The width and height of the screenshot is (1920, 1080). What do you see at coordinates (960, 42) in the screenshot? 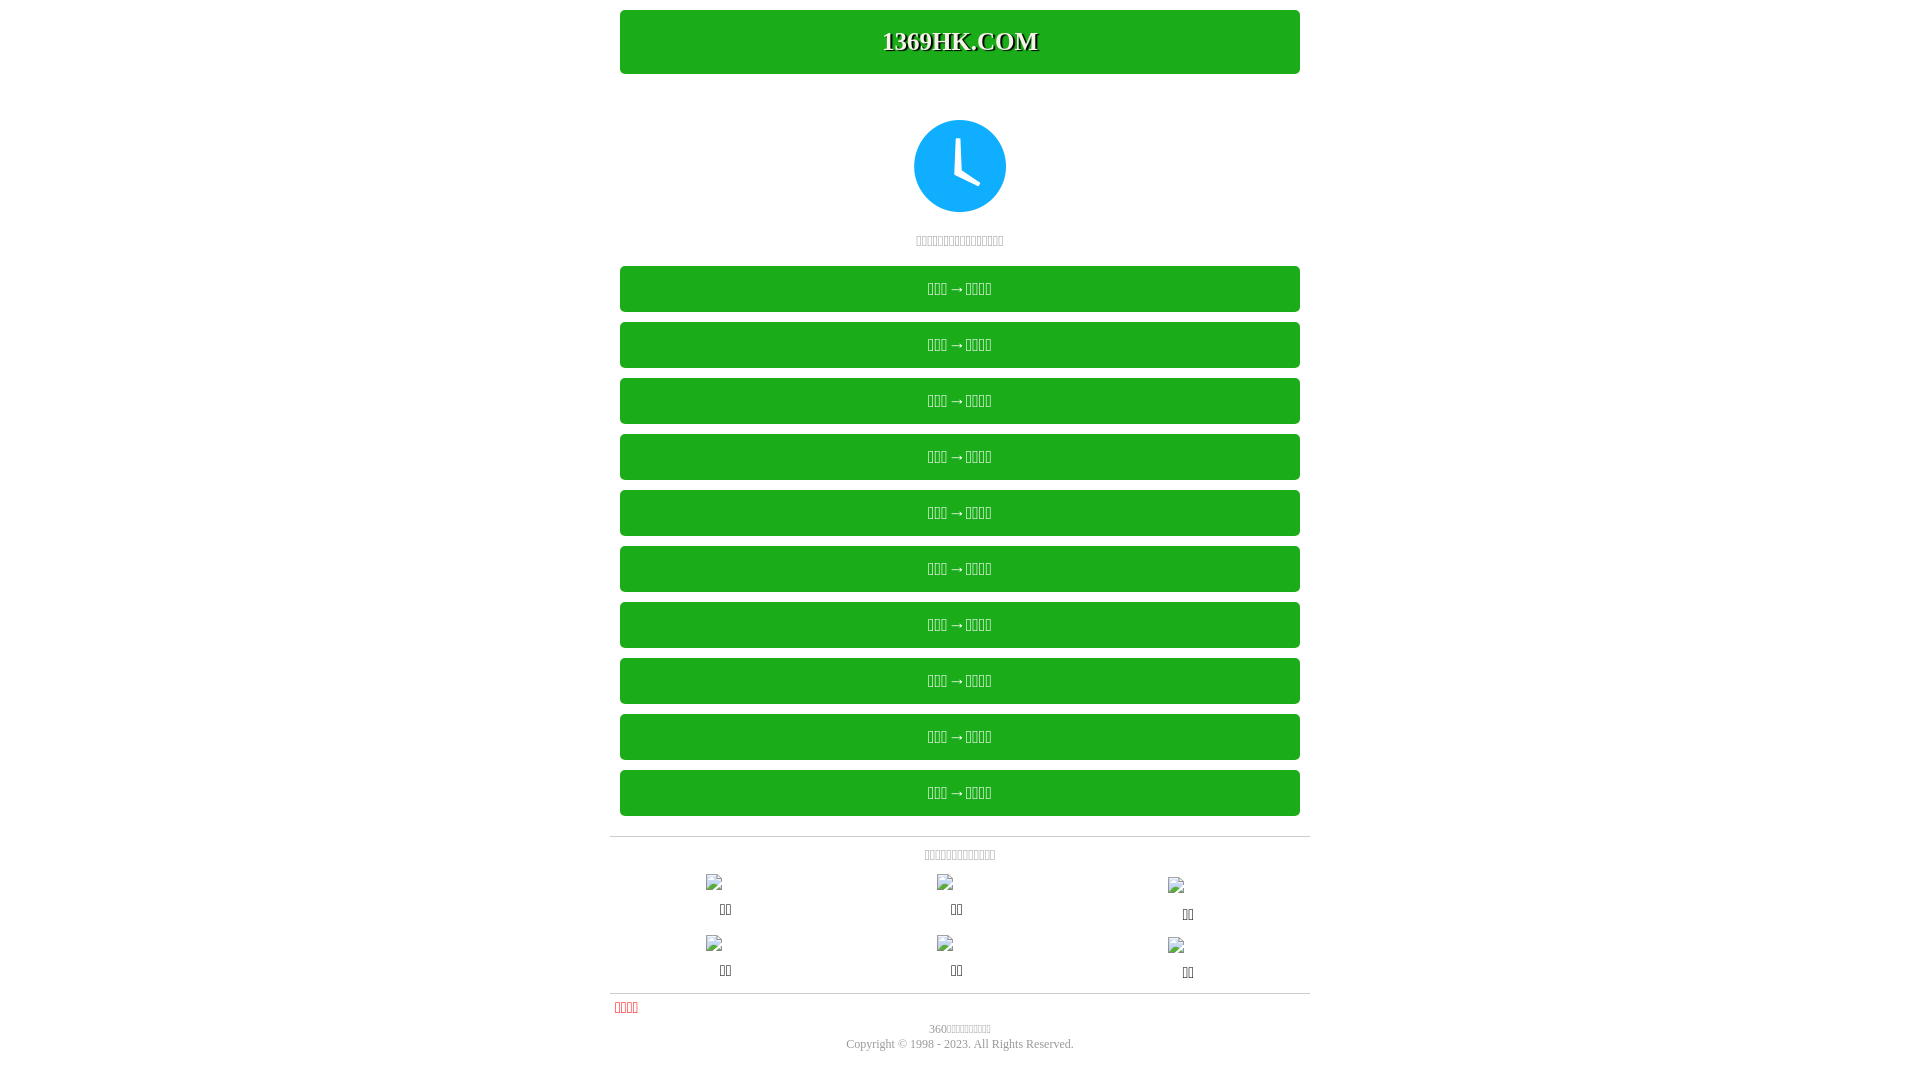
I see `'1369HK.COM'` at bounding box center [960, 42].